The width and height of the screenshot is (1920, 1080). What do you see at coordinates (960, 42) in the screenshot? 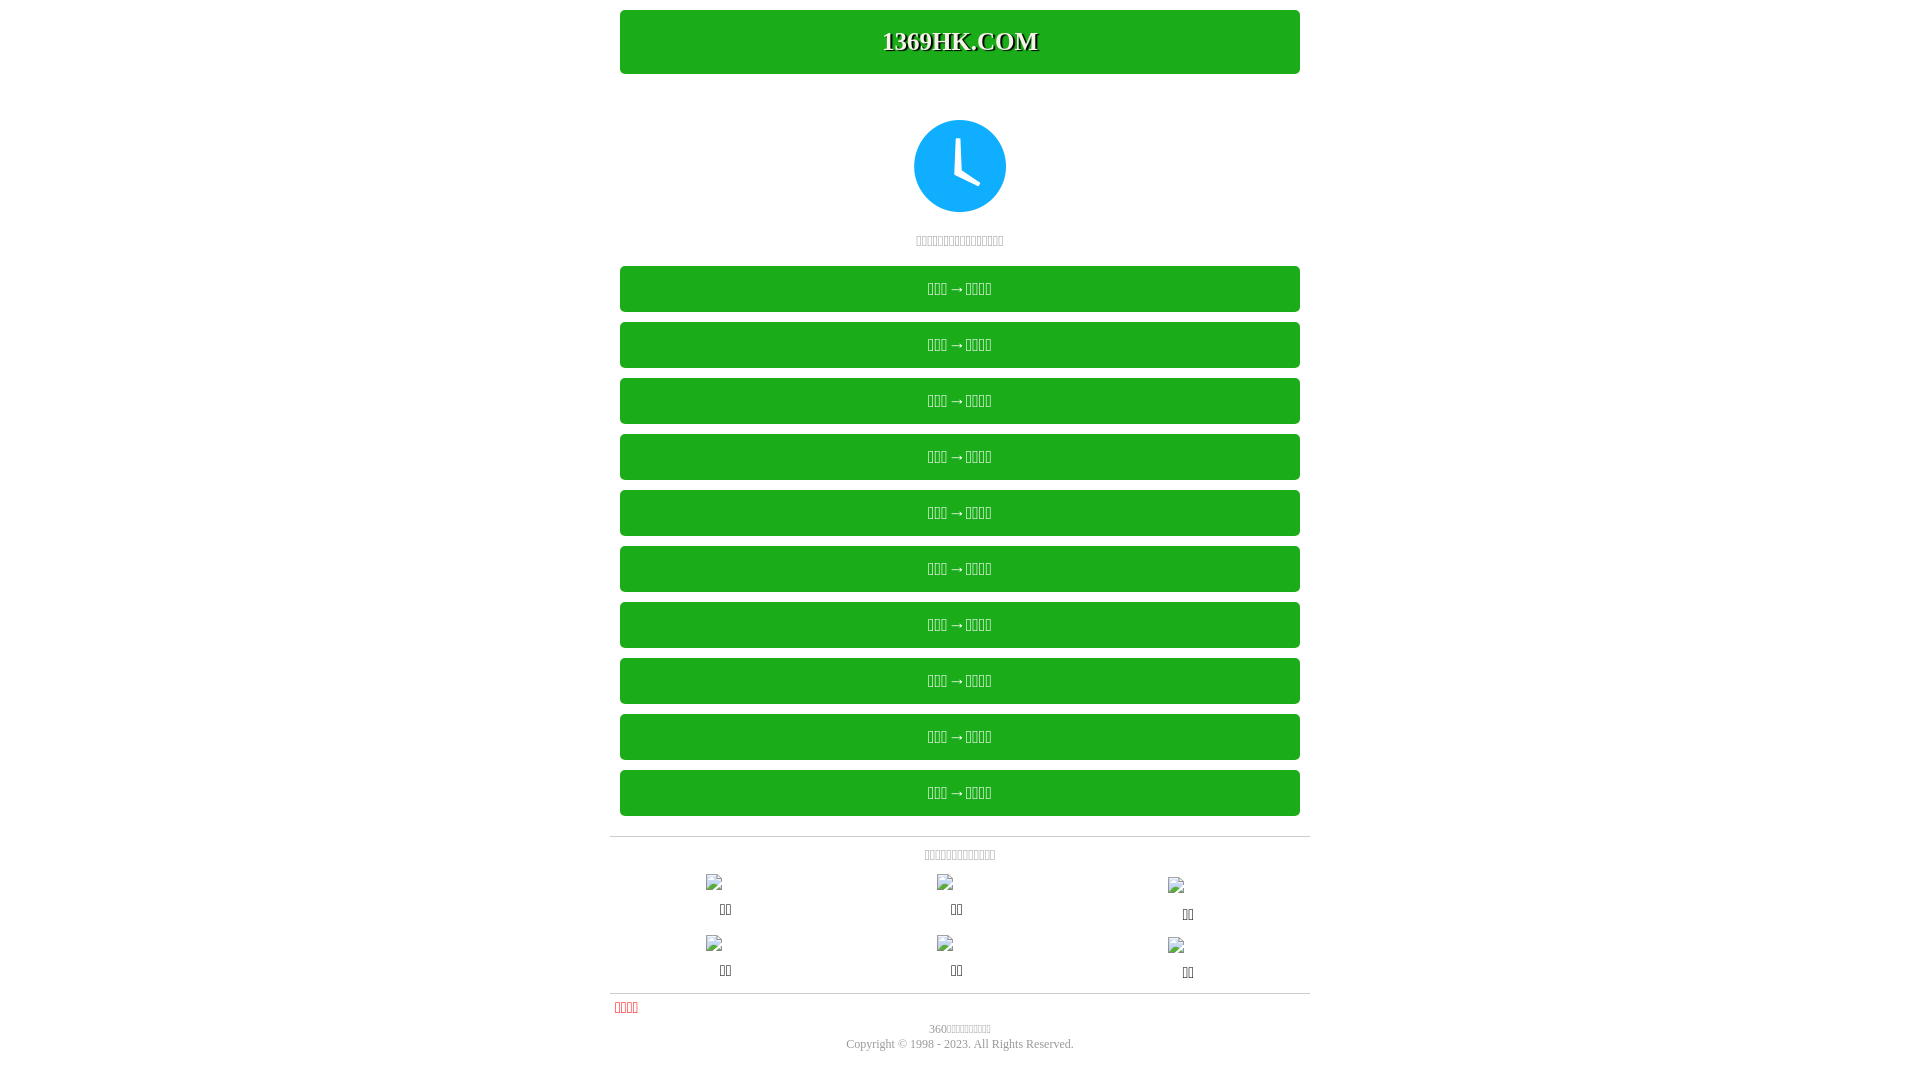
I see `'1369HK.COM'` at bounding box center [960, 42].